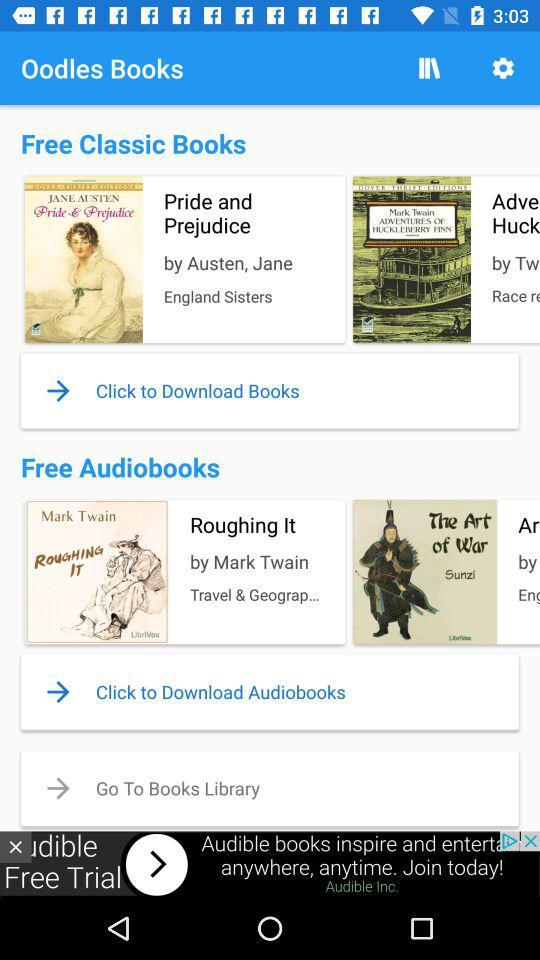 The height and width of the screenshot is (960, 540). Describe the element at coordinates (14, 846) in the screenshot. I see `the close icon` at that location.